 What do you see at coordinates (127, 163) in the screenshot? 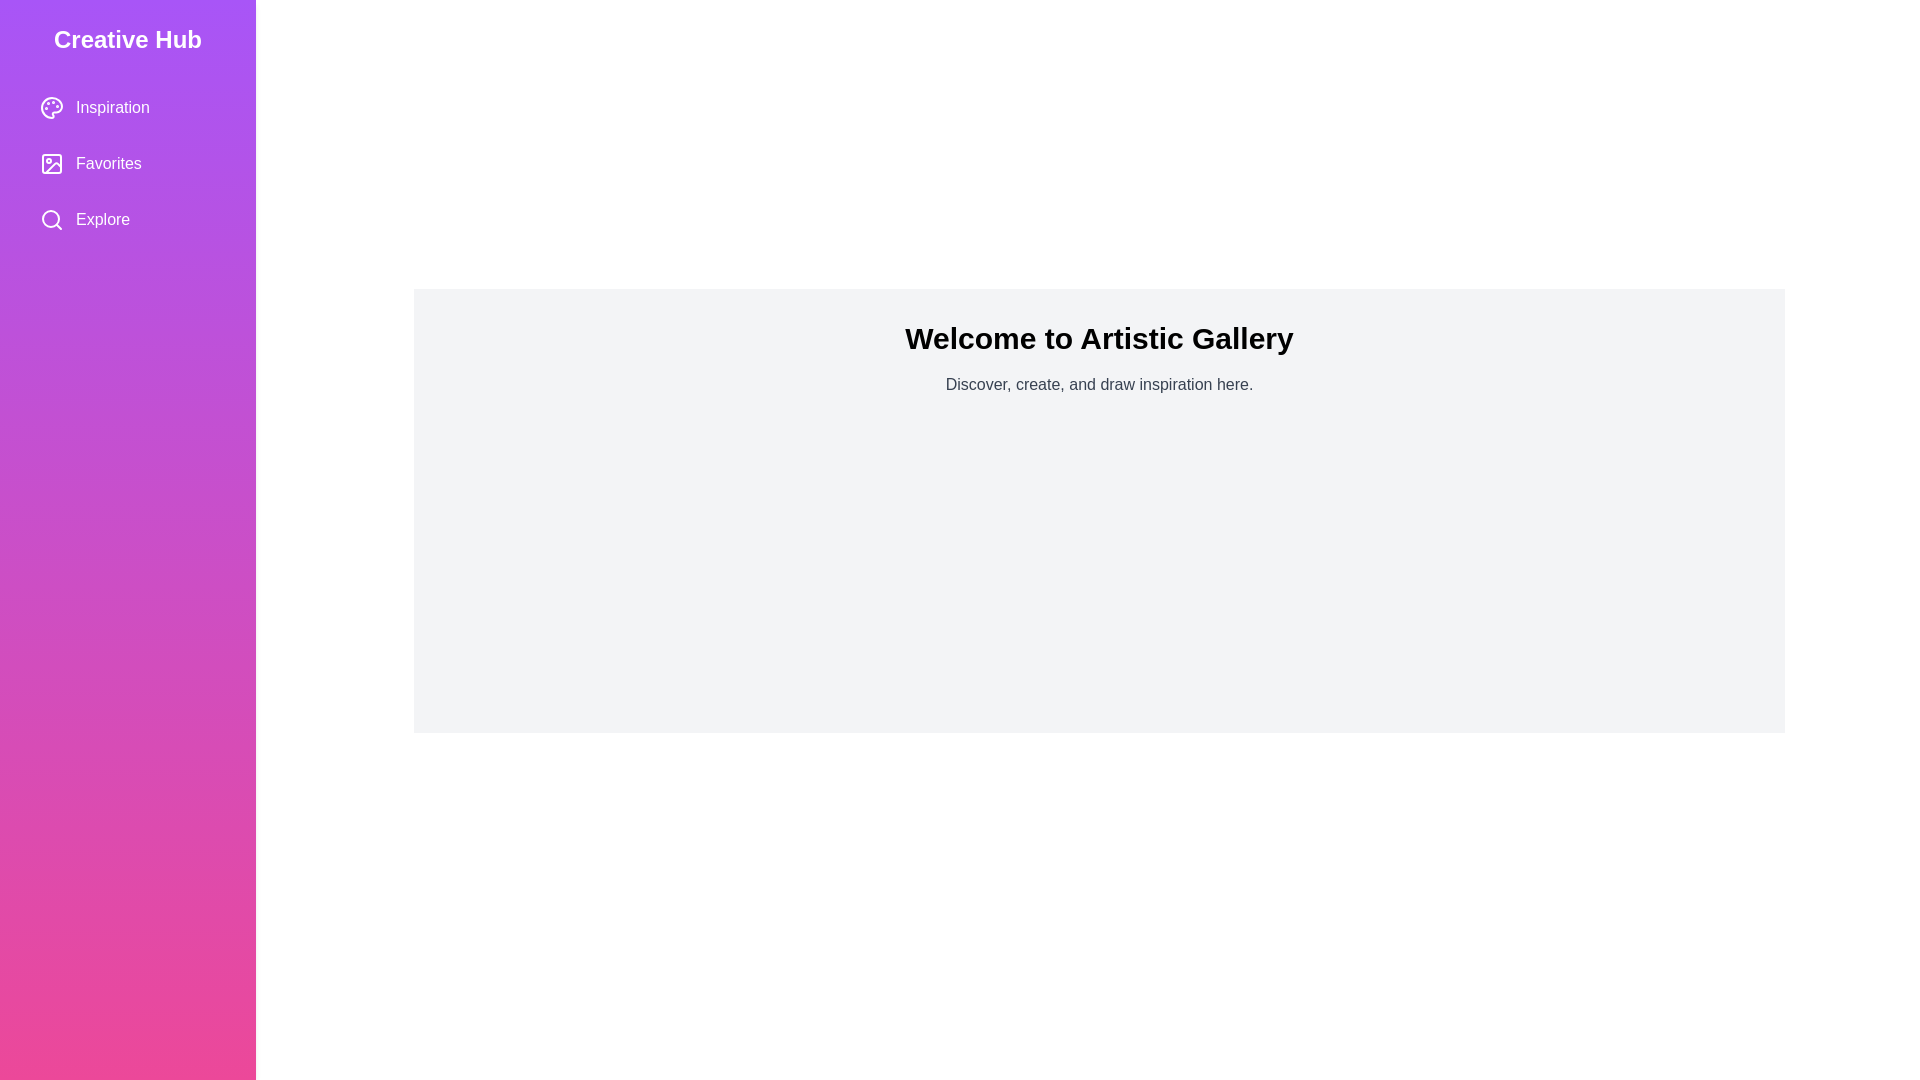
I see `the category Favorites from the menu` at bounding box center [127, 163].